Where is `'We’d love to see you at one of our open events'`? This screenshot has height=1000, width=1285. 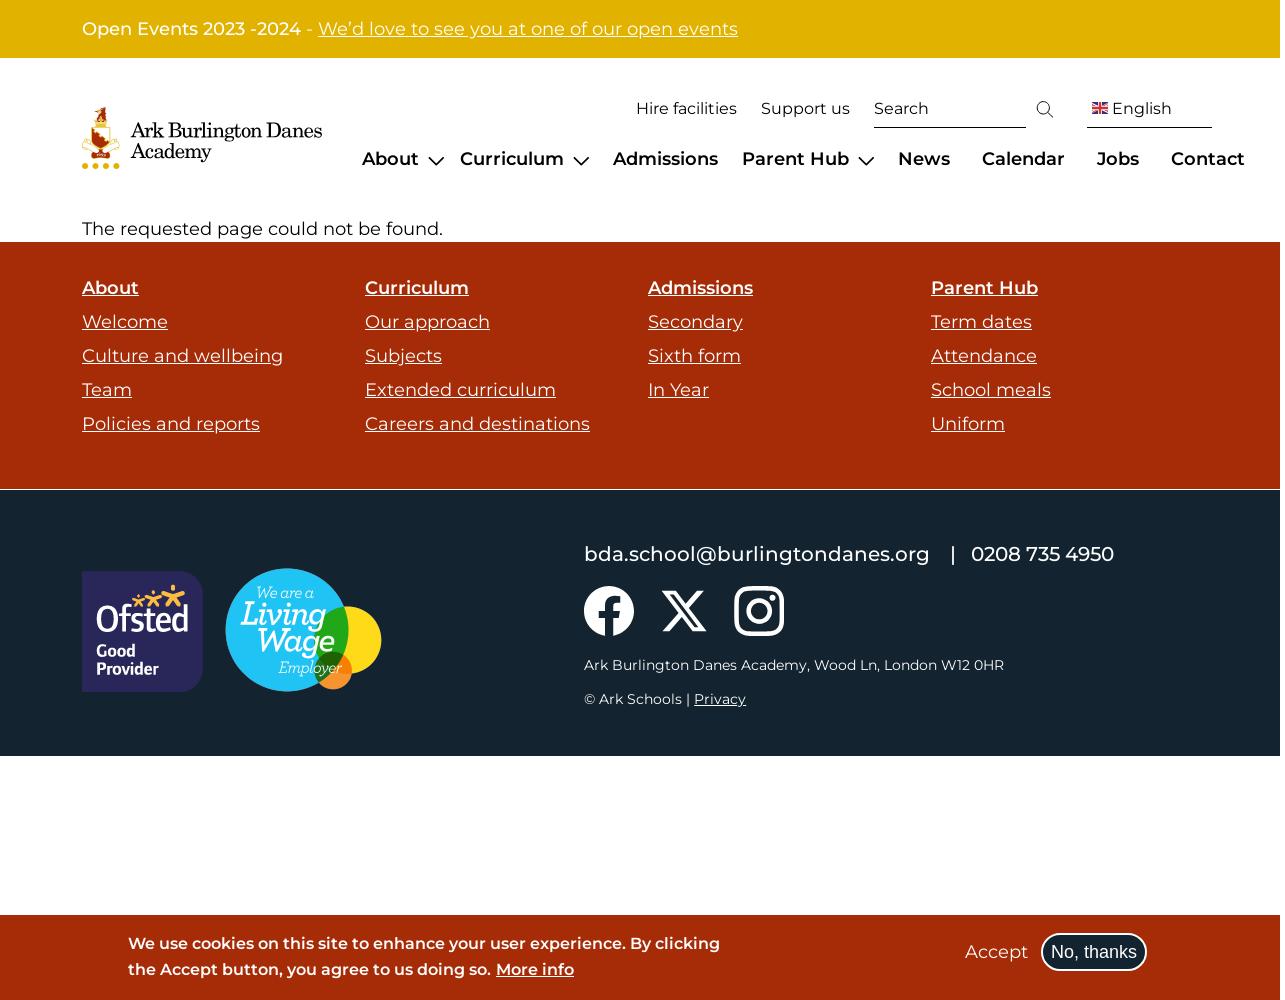 'We’d love to see you at one of our open events' is located at coordinates (317, 29).